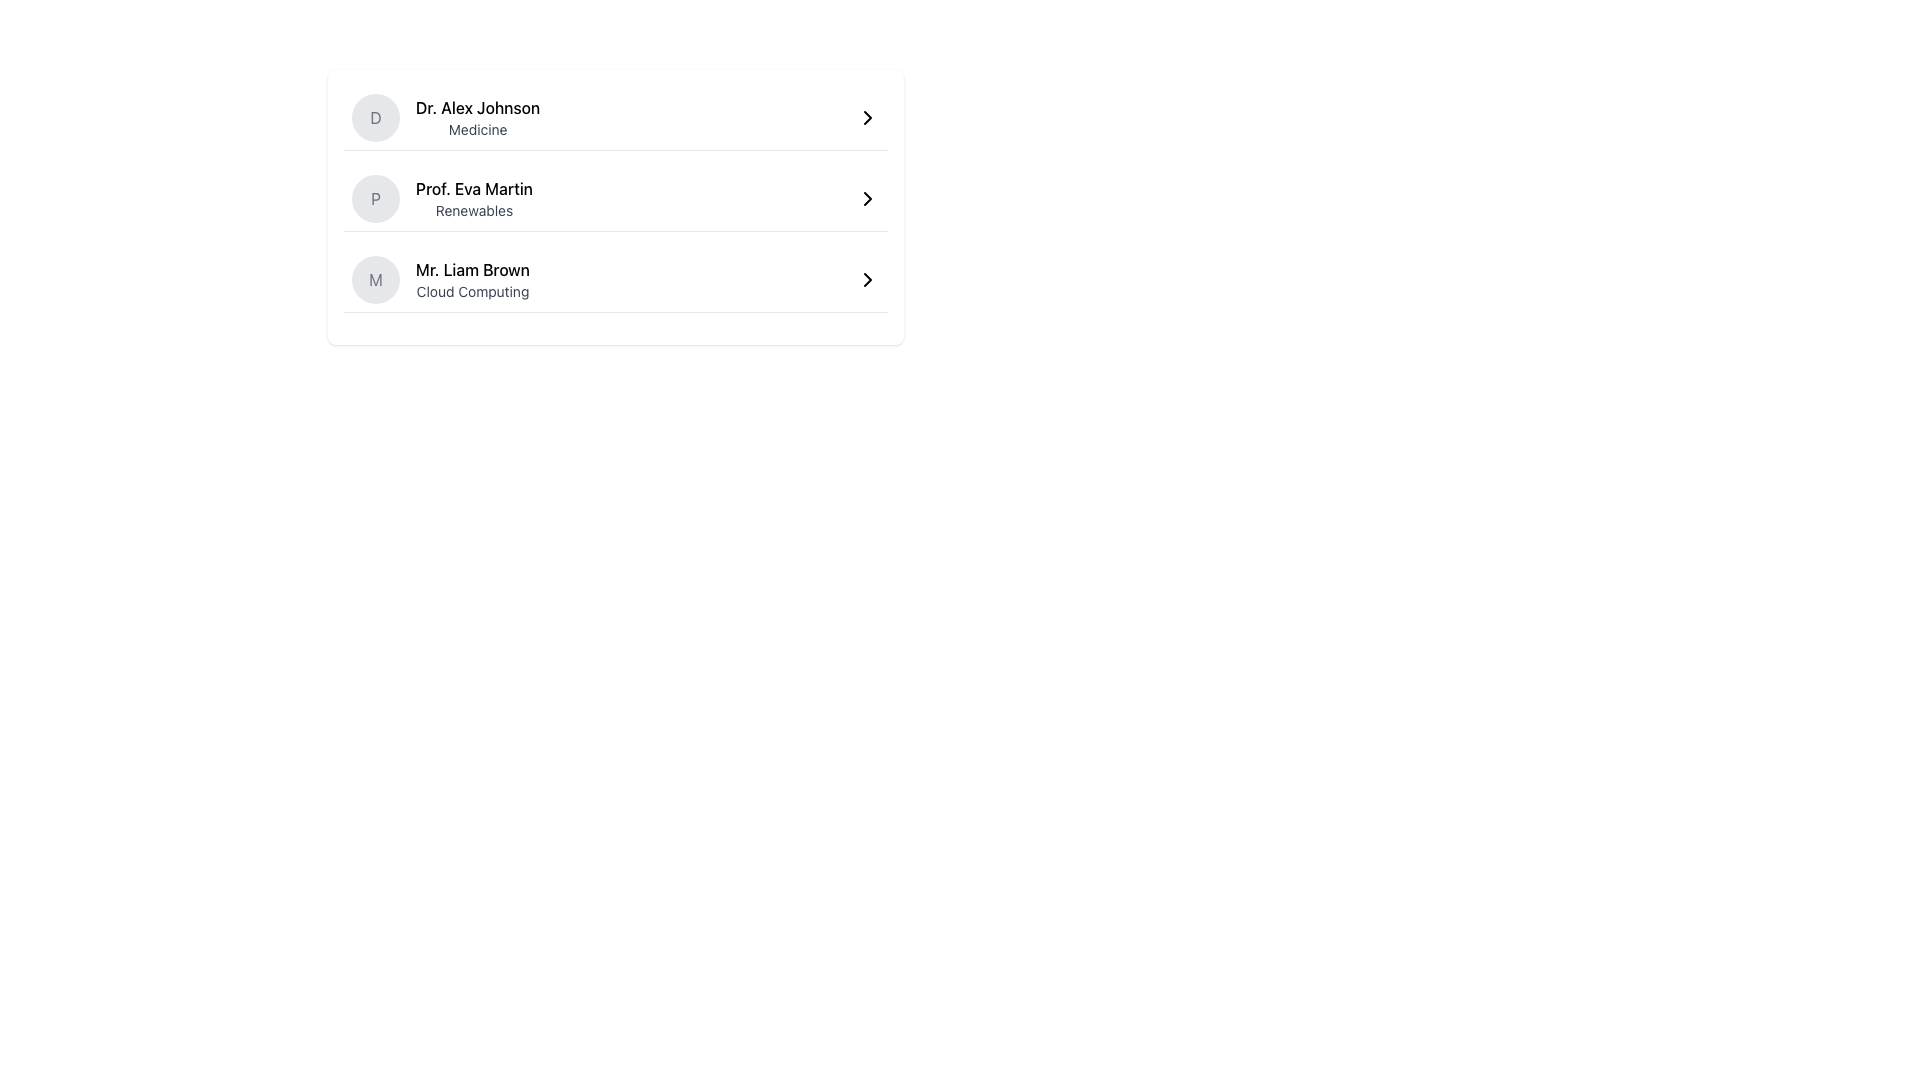 The height and width of the screenshot is (1080, 1920). Describe the element at coordinates (477, 118) in the screenshot. I see `information displayed in the Text Display element that shows the name and specialty of a person, located as the first item in the list` at that location.